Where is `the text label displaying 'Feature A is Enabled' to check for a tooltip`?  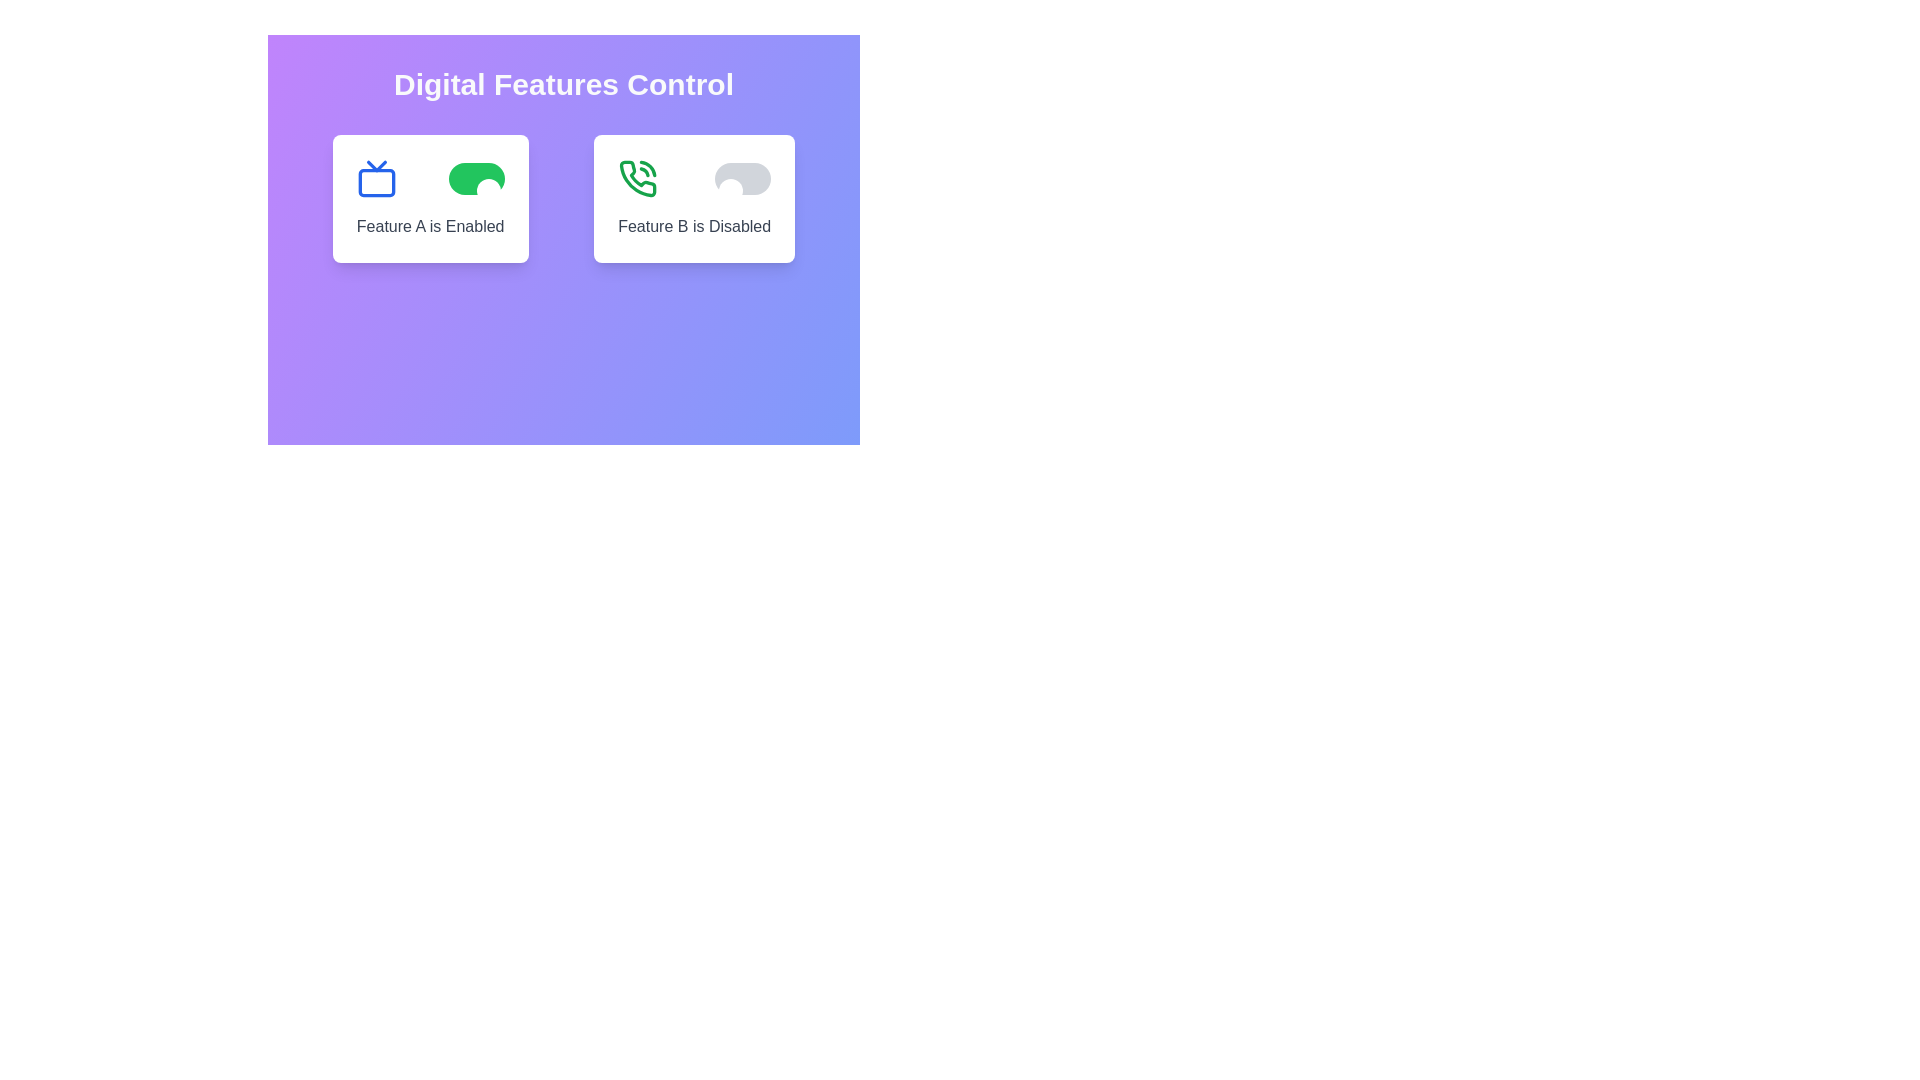
the text label displaying 'Feature A is Enabled' to check for a tooltip is located at coordinates (429, 226).